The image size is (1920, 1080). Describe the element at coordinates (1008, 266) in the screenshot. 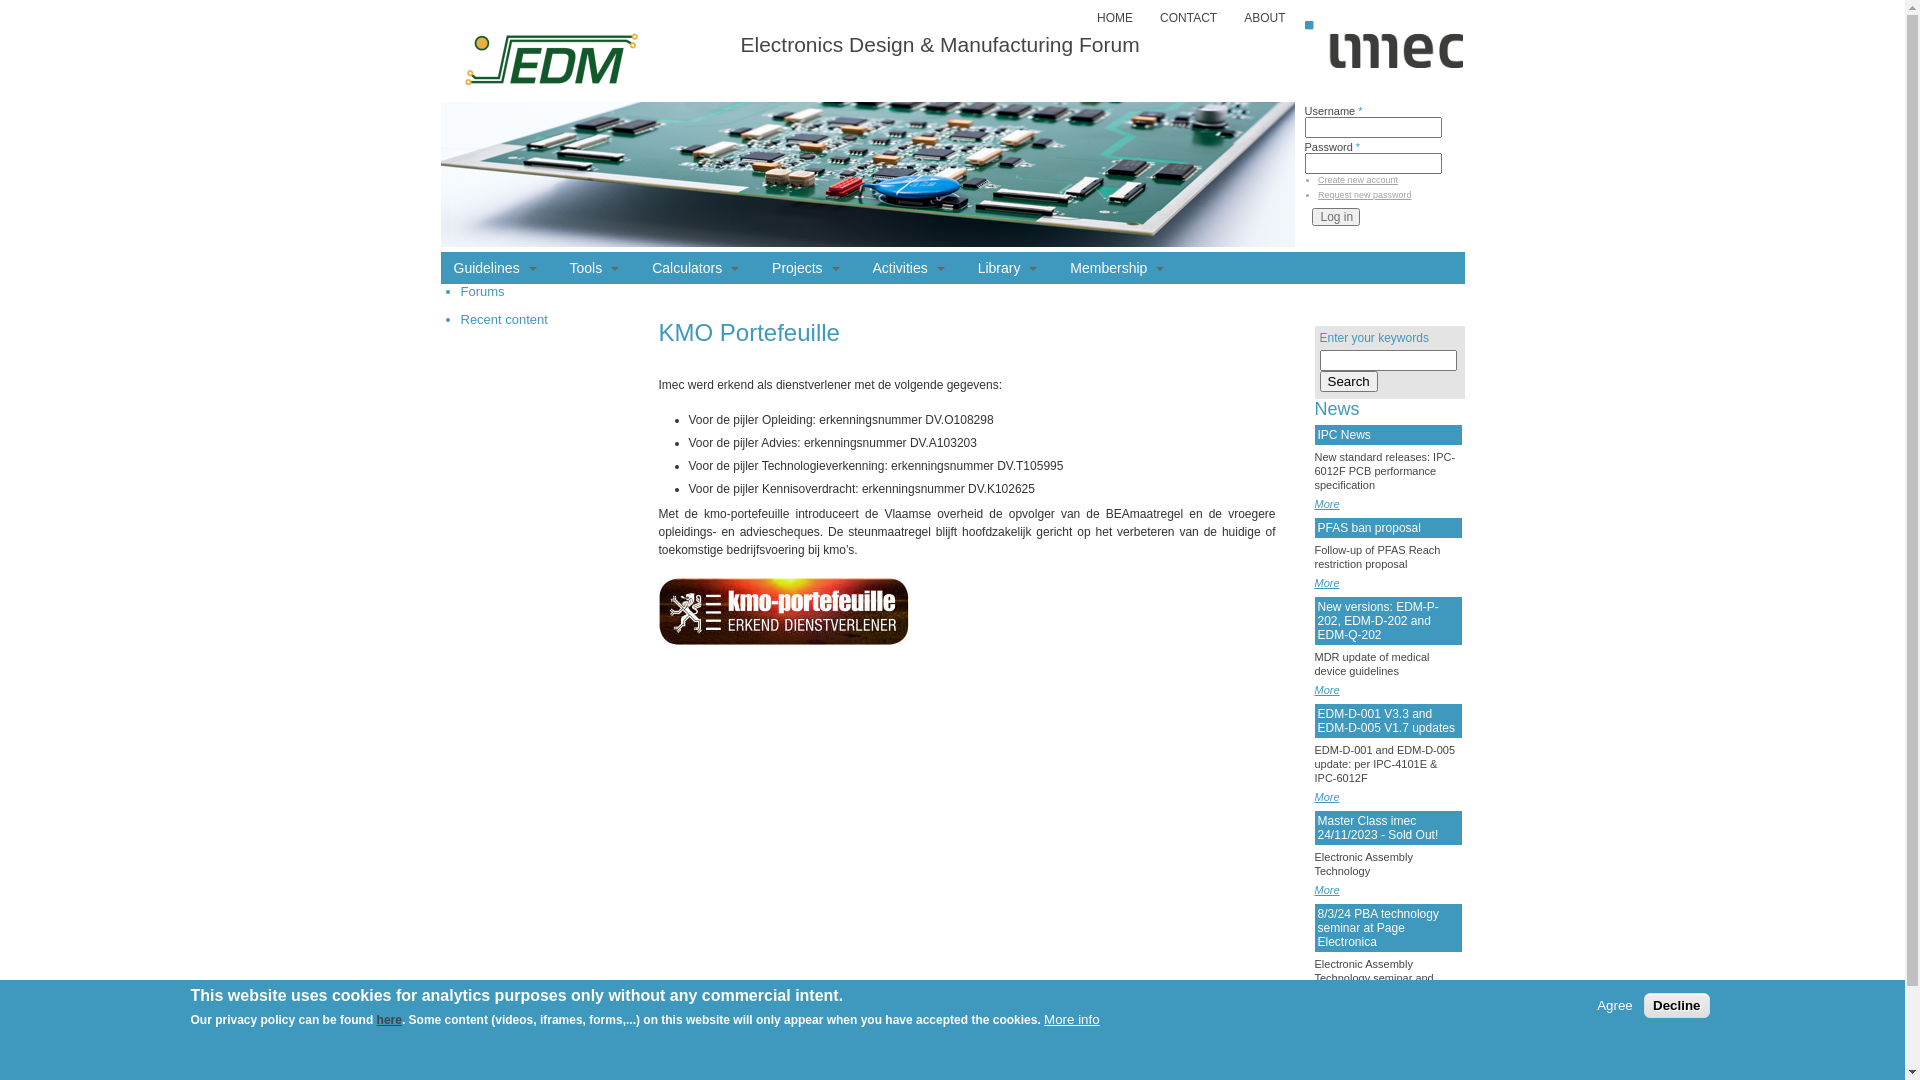

I see `'Library'` at that location.